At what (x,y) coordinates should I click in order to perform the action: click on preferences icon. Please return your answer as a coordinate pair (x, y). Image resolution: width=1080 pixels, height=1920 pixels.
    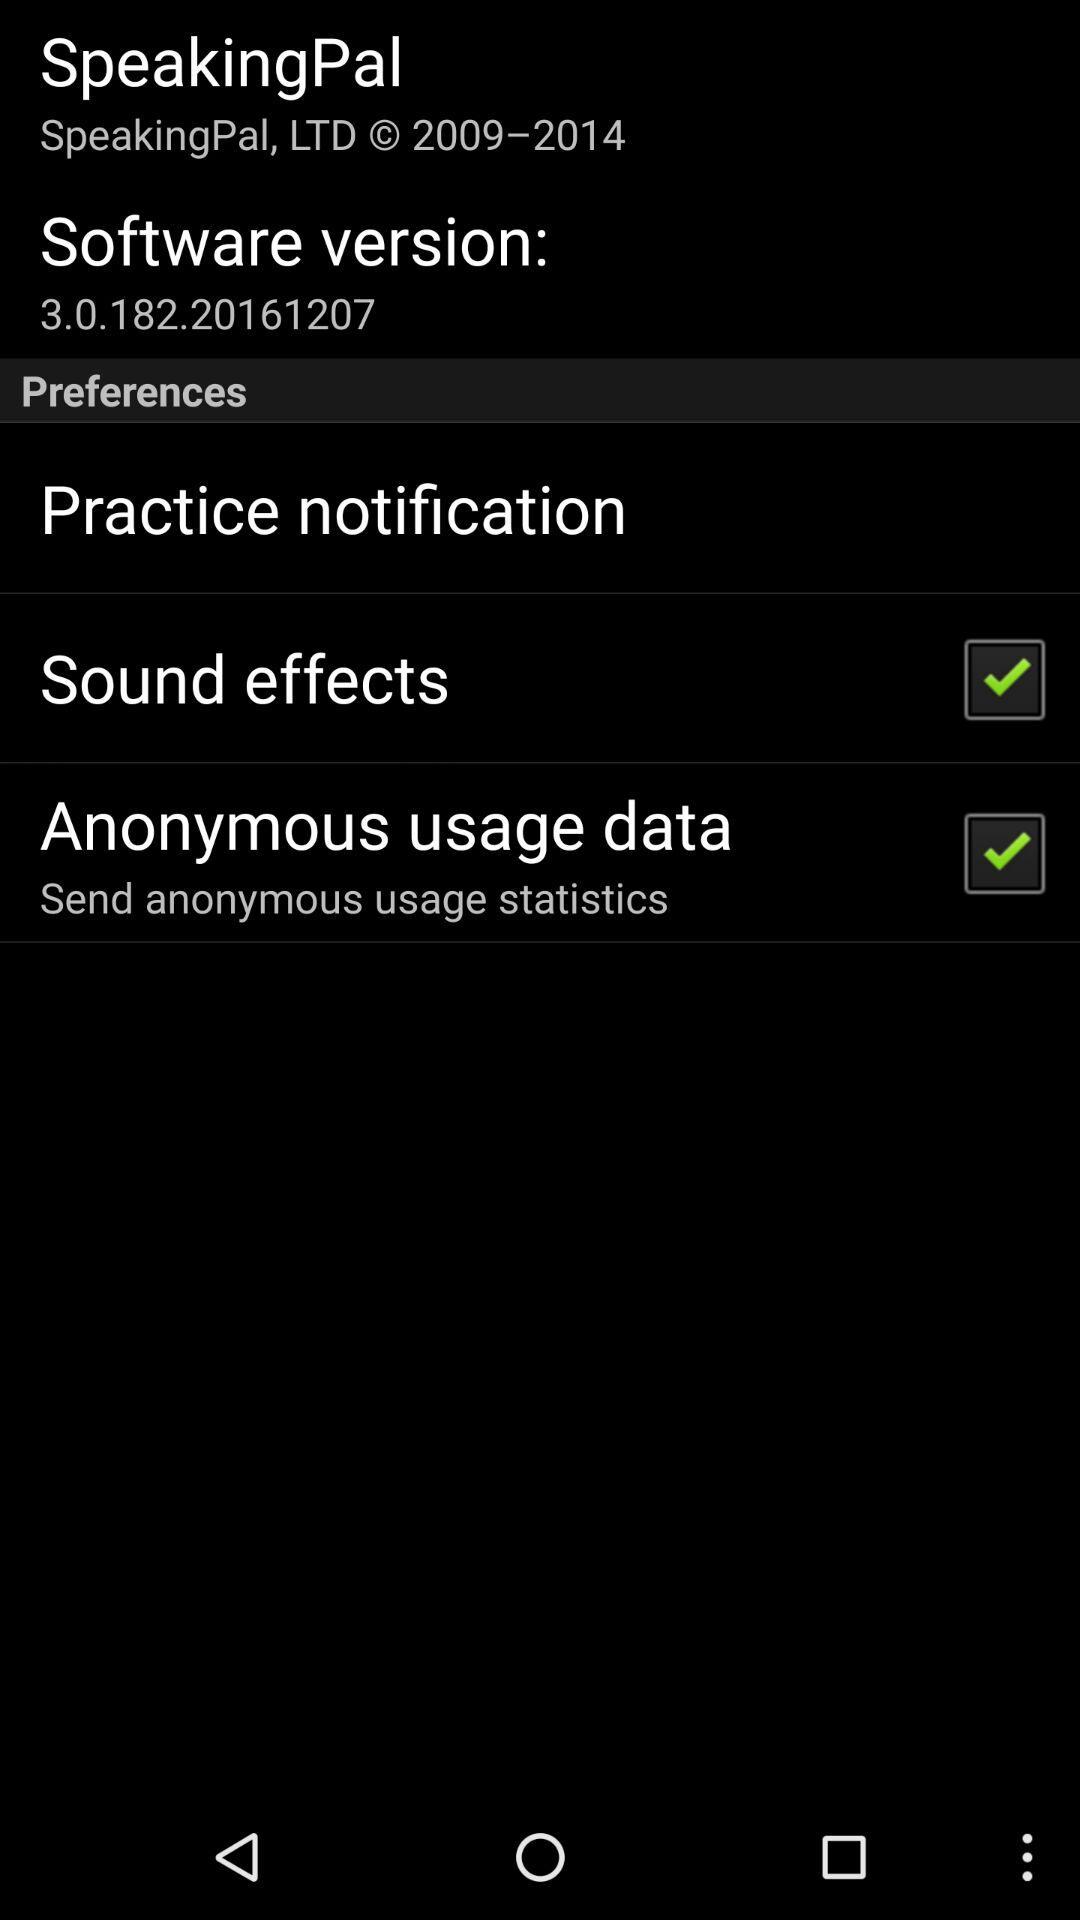
    Looking at the image, I should click on (540, 390).